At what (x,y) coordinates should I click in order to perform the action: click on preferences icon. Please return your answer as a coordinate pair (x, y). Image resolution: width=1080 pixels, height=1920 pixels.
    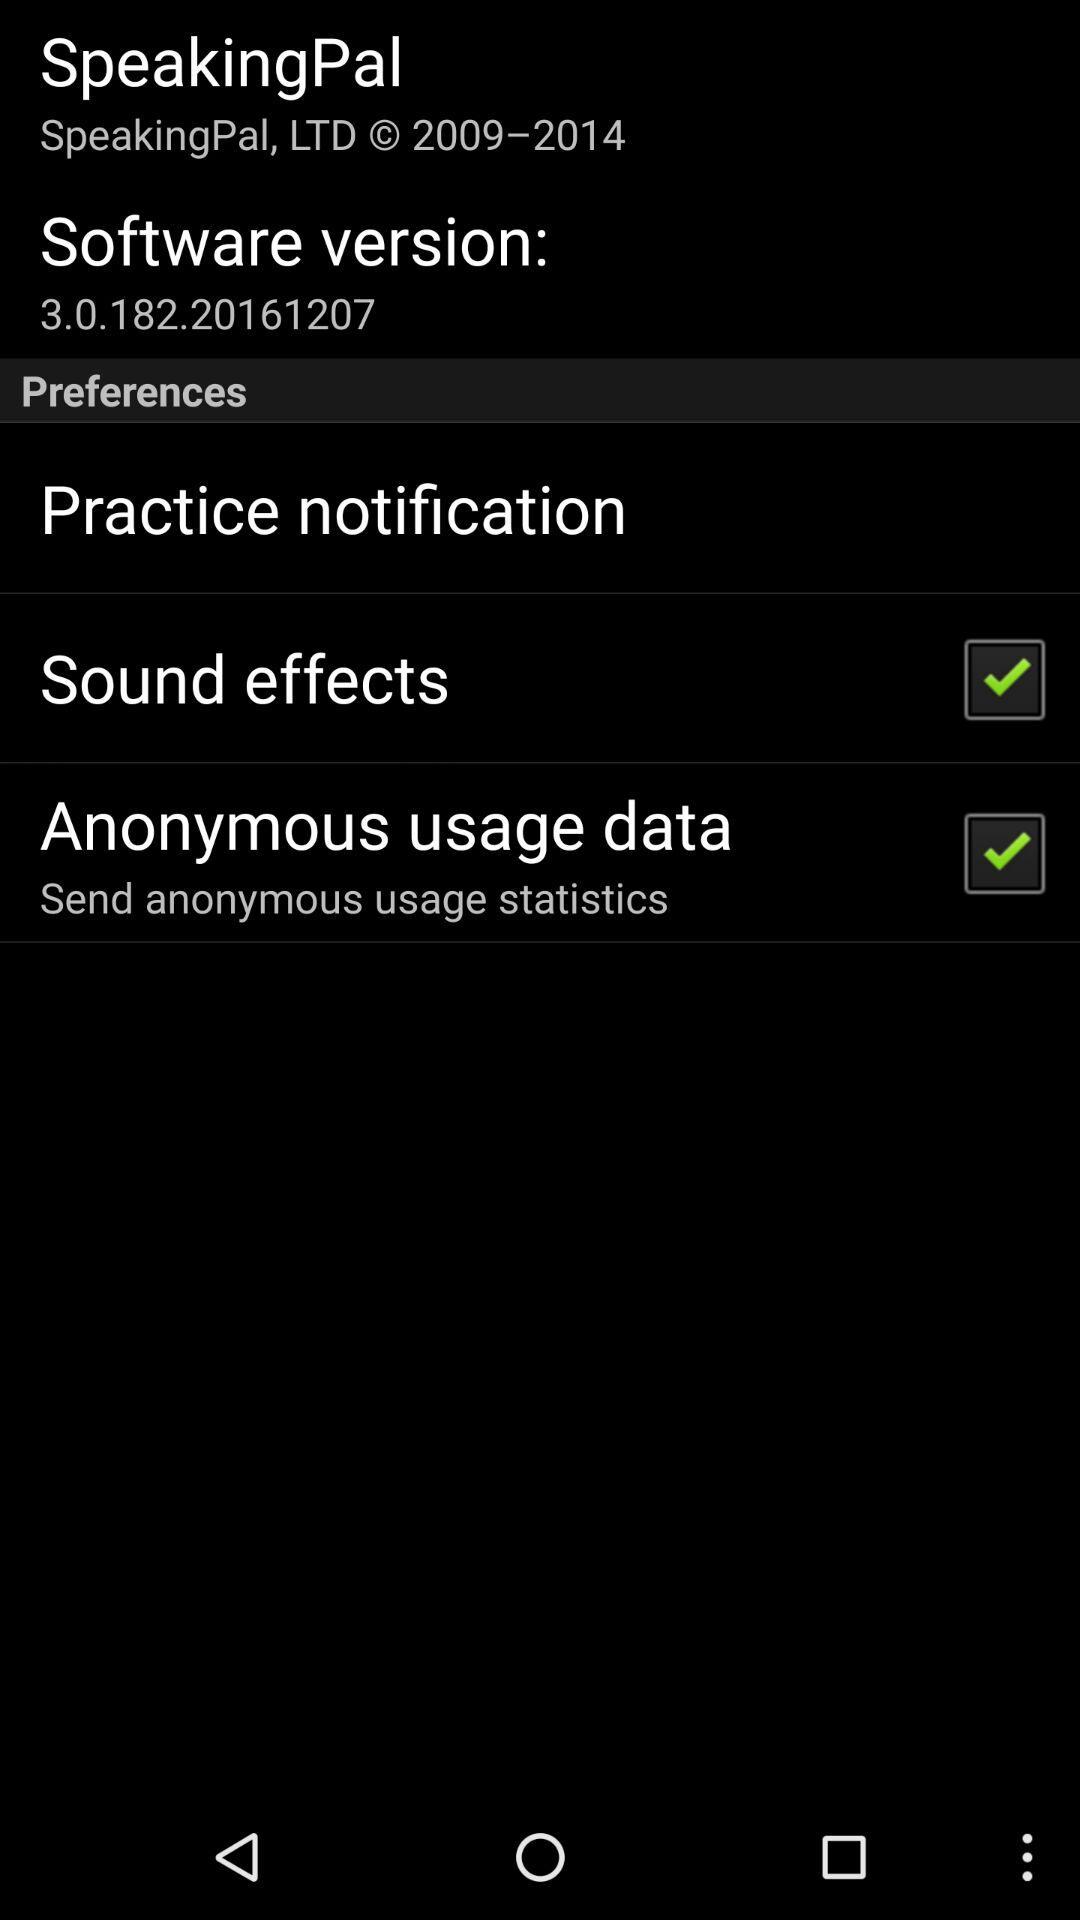
    Looking at the image, I should click on (540, 390).